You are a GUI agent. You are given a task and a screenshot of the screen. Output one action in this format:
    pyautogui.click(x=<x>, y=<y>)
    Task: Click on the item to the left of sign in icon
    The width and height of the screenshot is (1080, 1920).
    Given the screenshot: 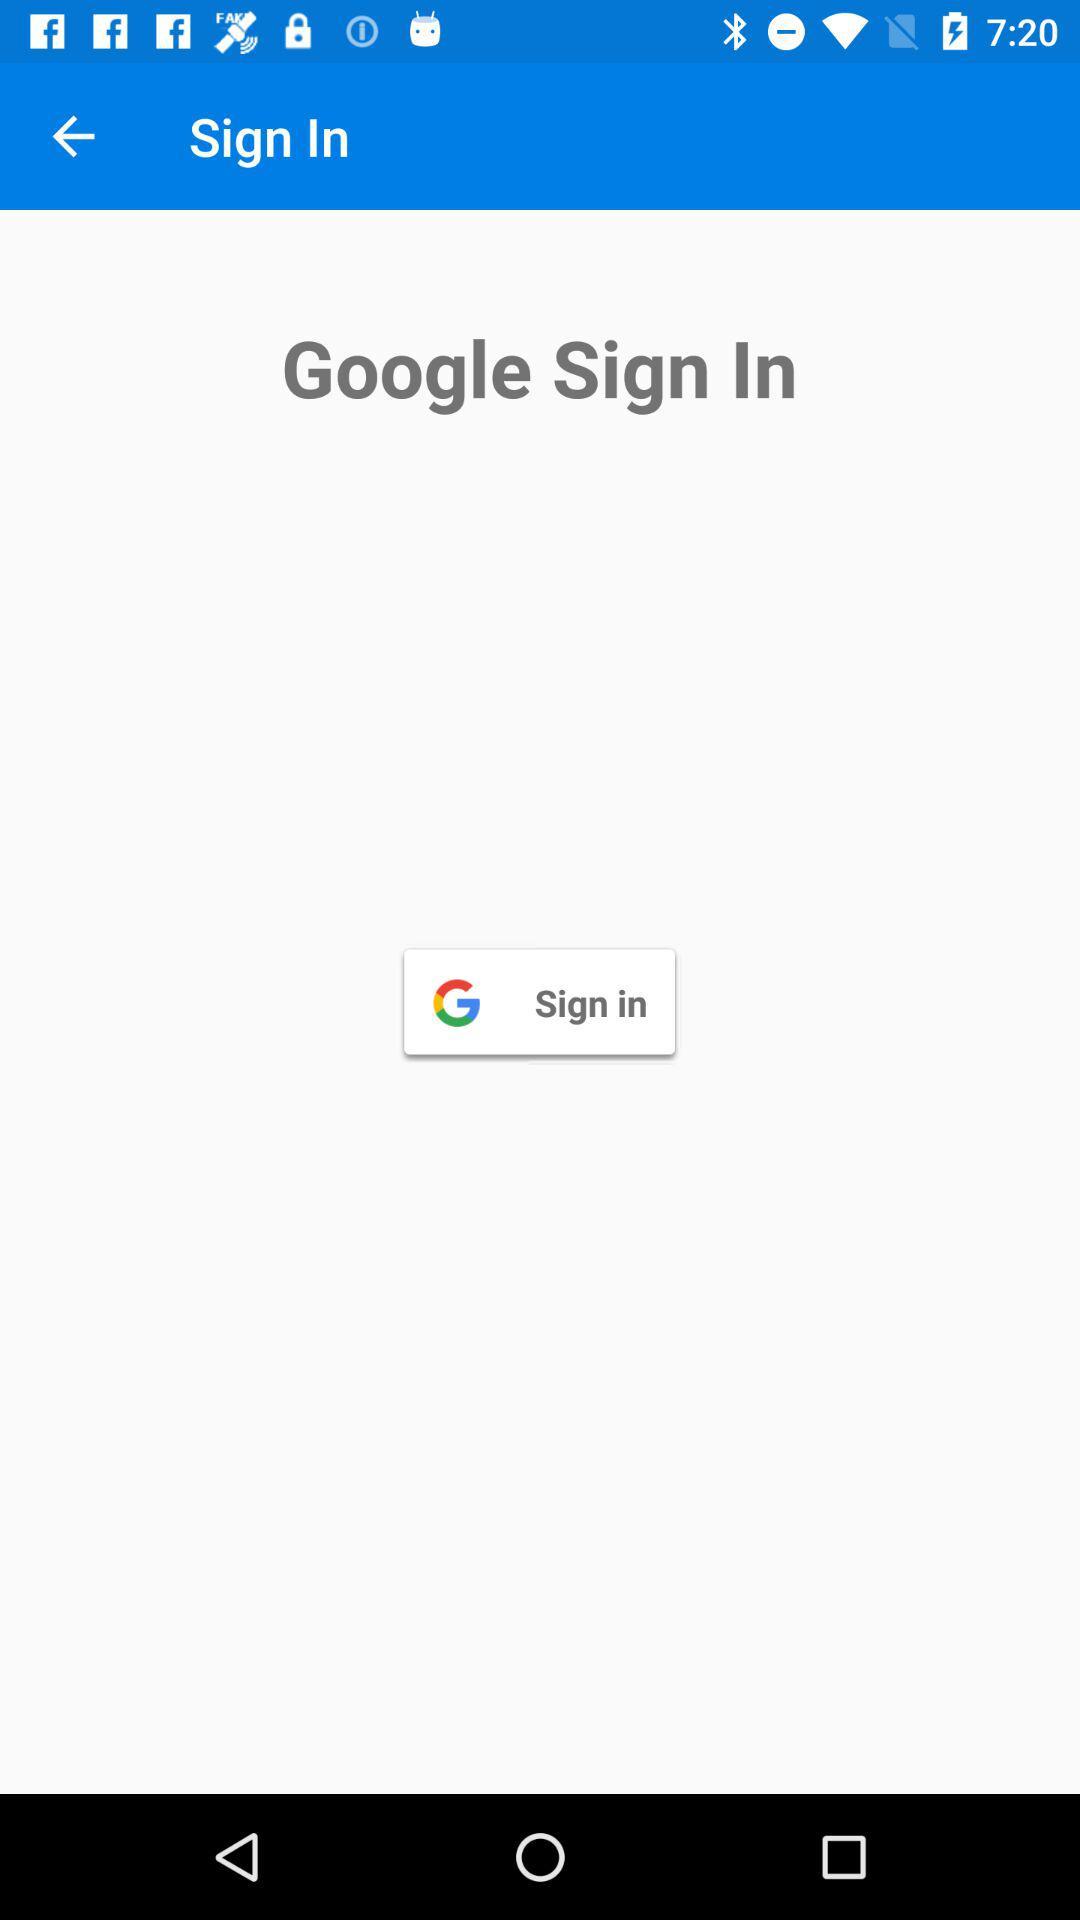 What is the action you would take?
    pyautogui.click(x=72, y=135)
    